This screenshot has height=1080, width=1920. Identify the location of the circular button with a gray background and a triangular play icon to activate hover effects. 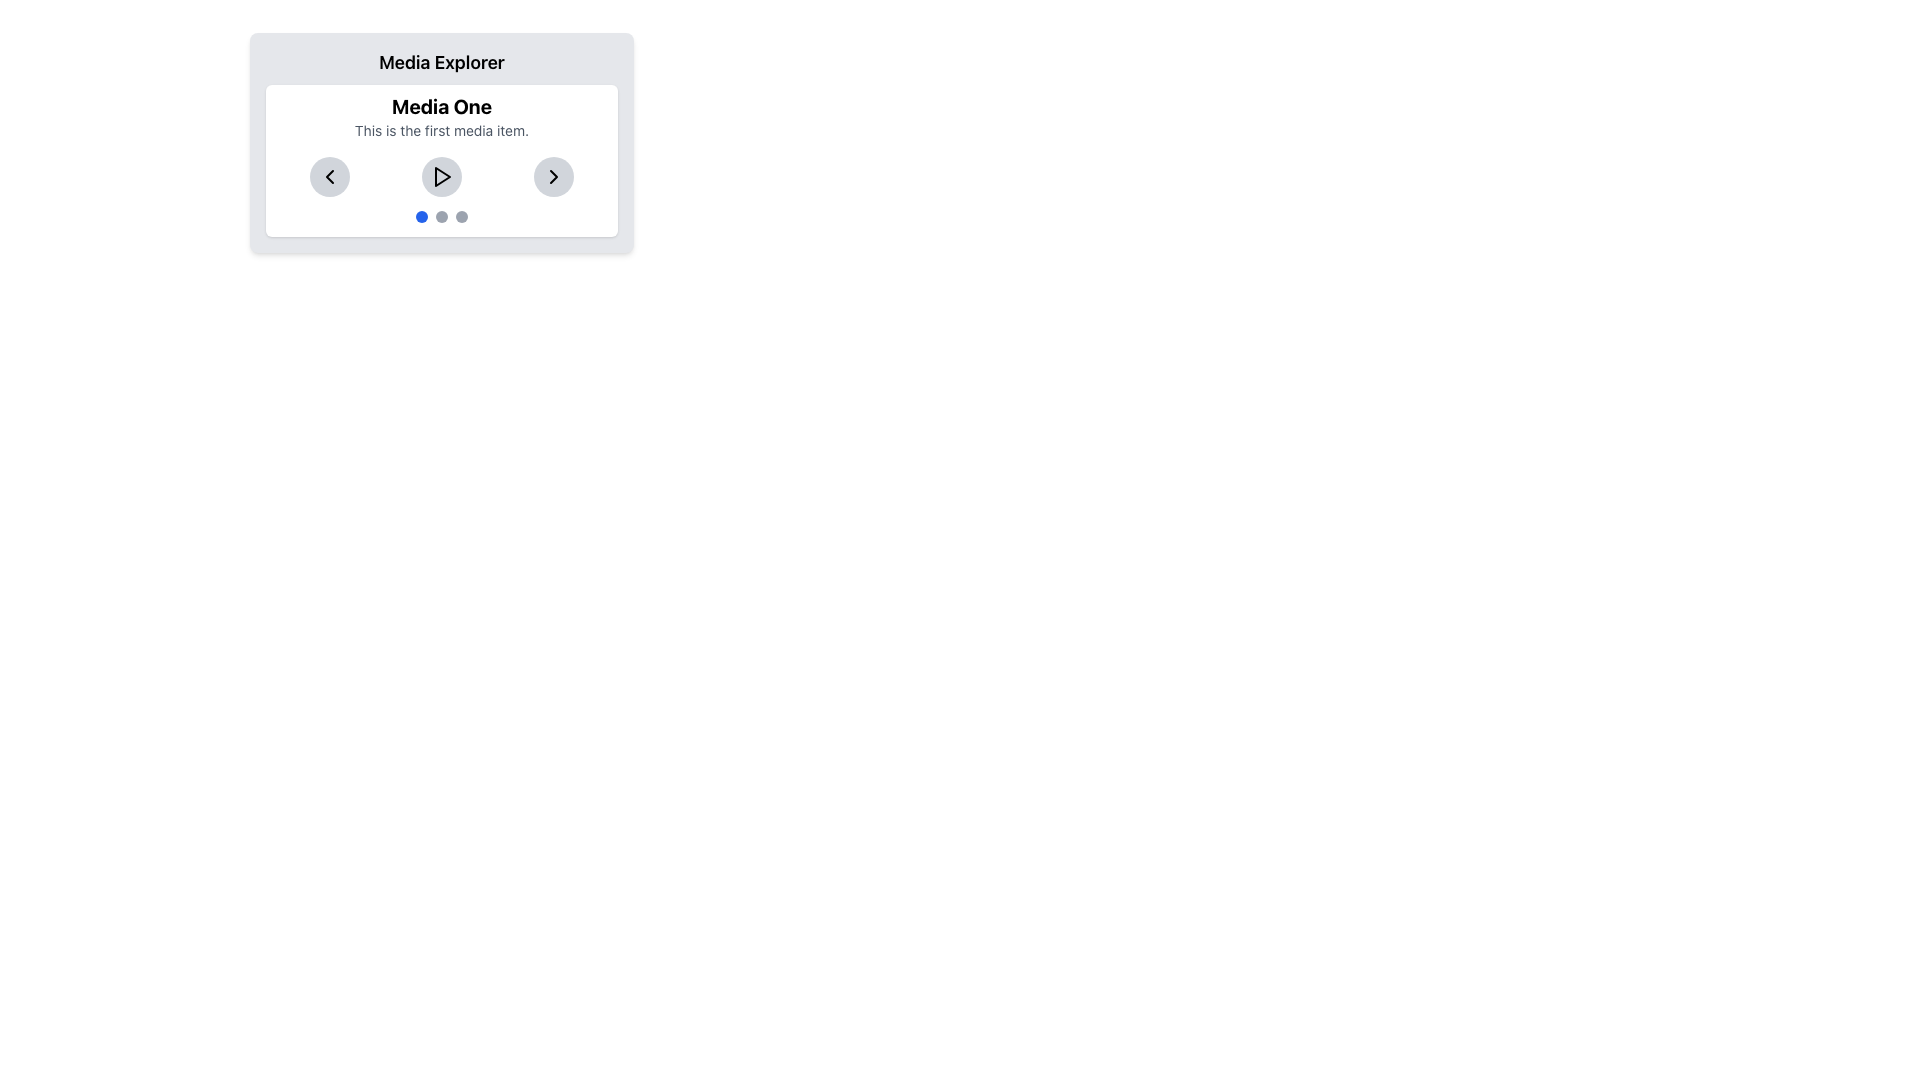
(440, 176).